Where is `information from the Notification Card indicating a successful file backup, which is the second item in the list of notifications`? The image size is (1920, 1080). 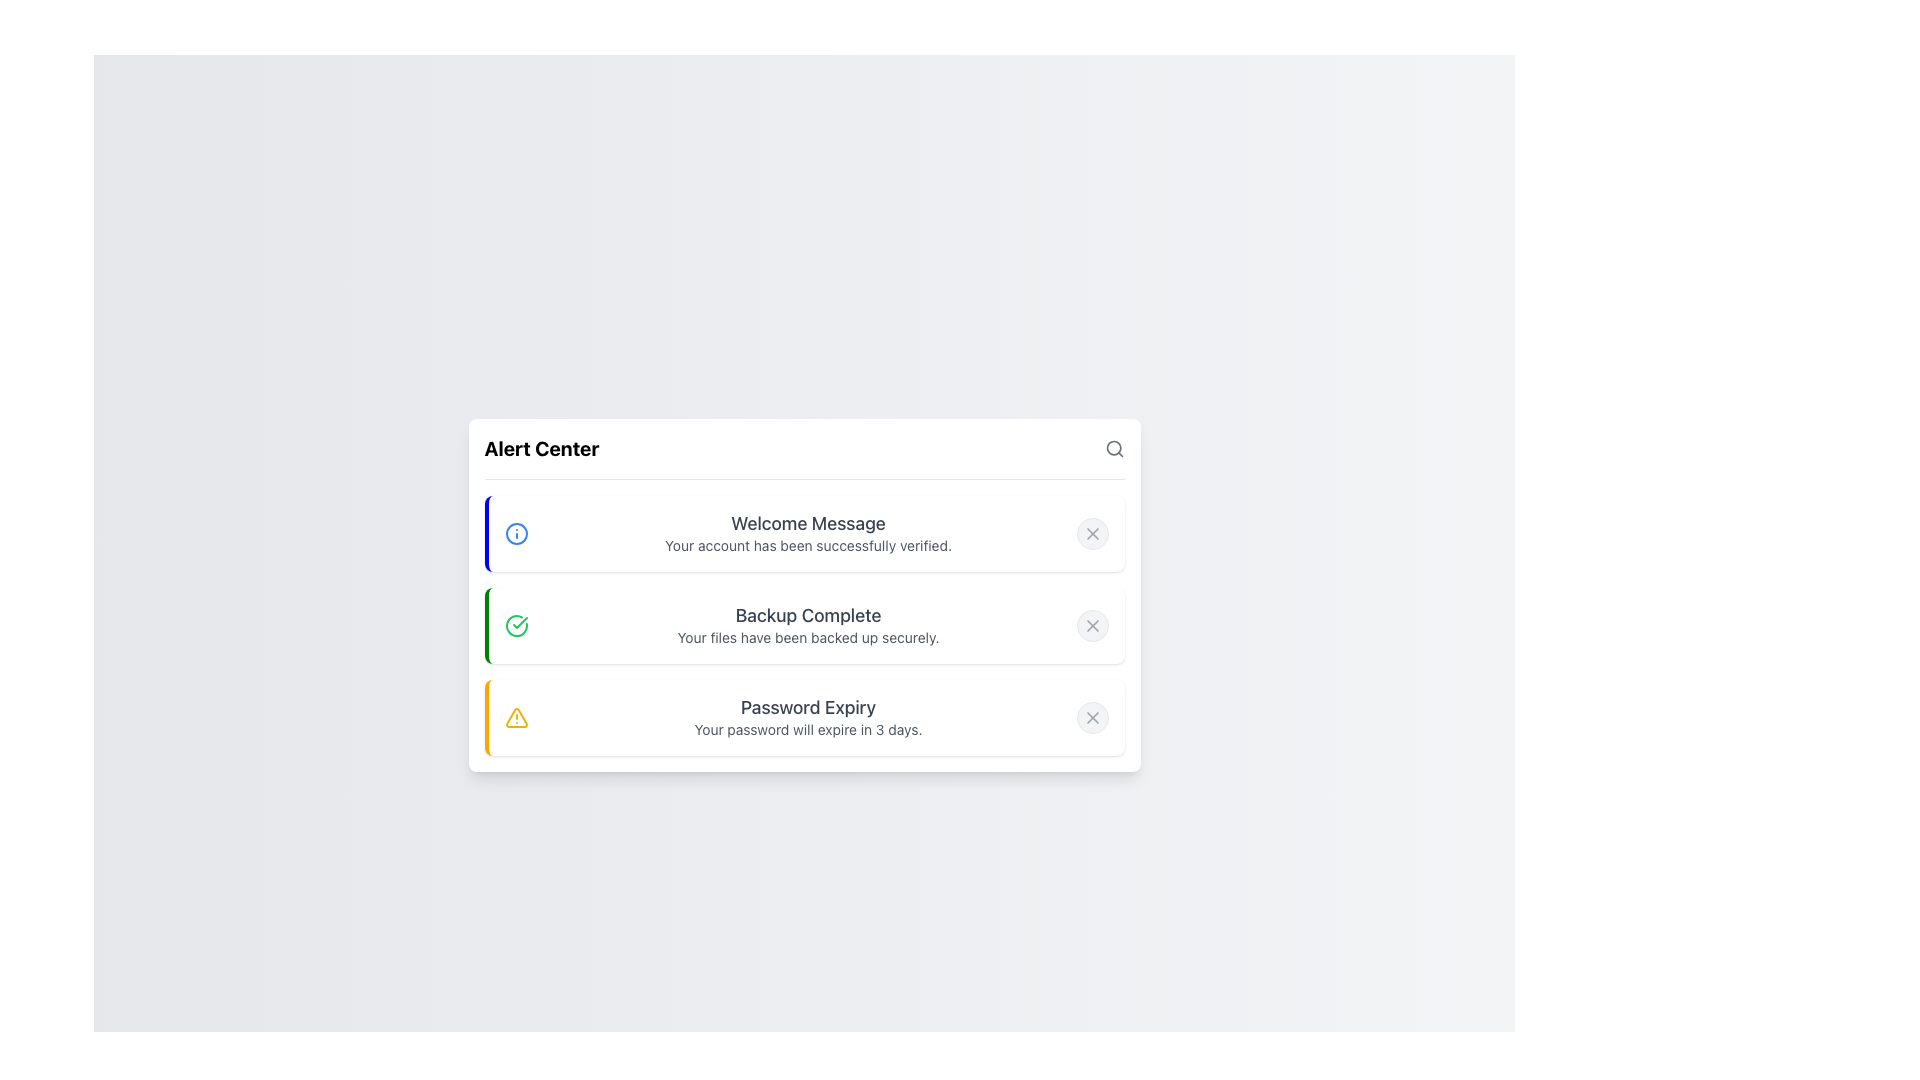
information from the Notification Card indicating a successful file backup, which is the second item in the list of notifications is located at coordinates (804, 593).